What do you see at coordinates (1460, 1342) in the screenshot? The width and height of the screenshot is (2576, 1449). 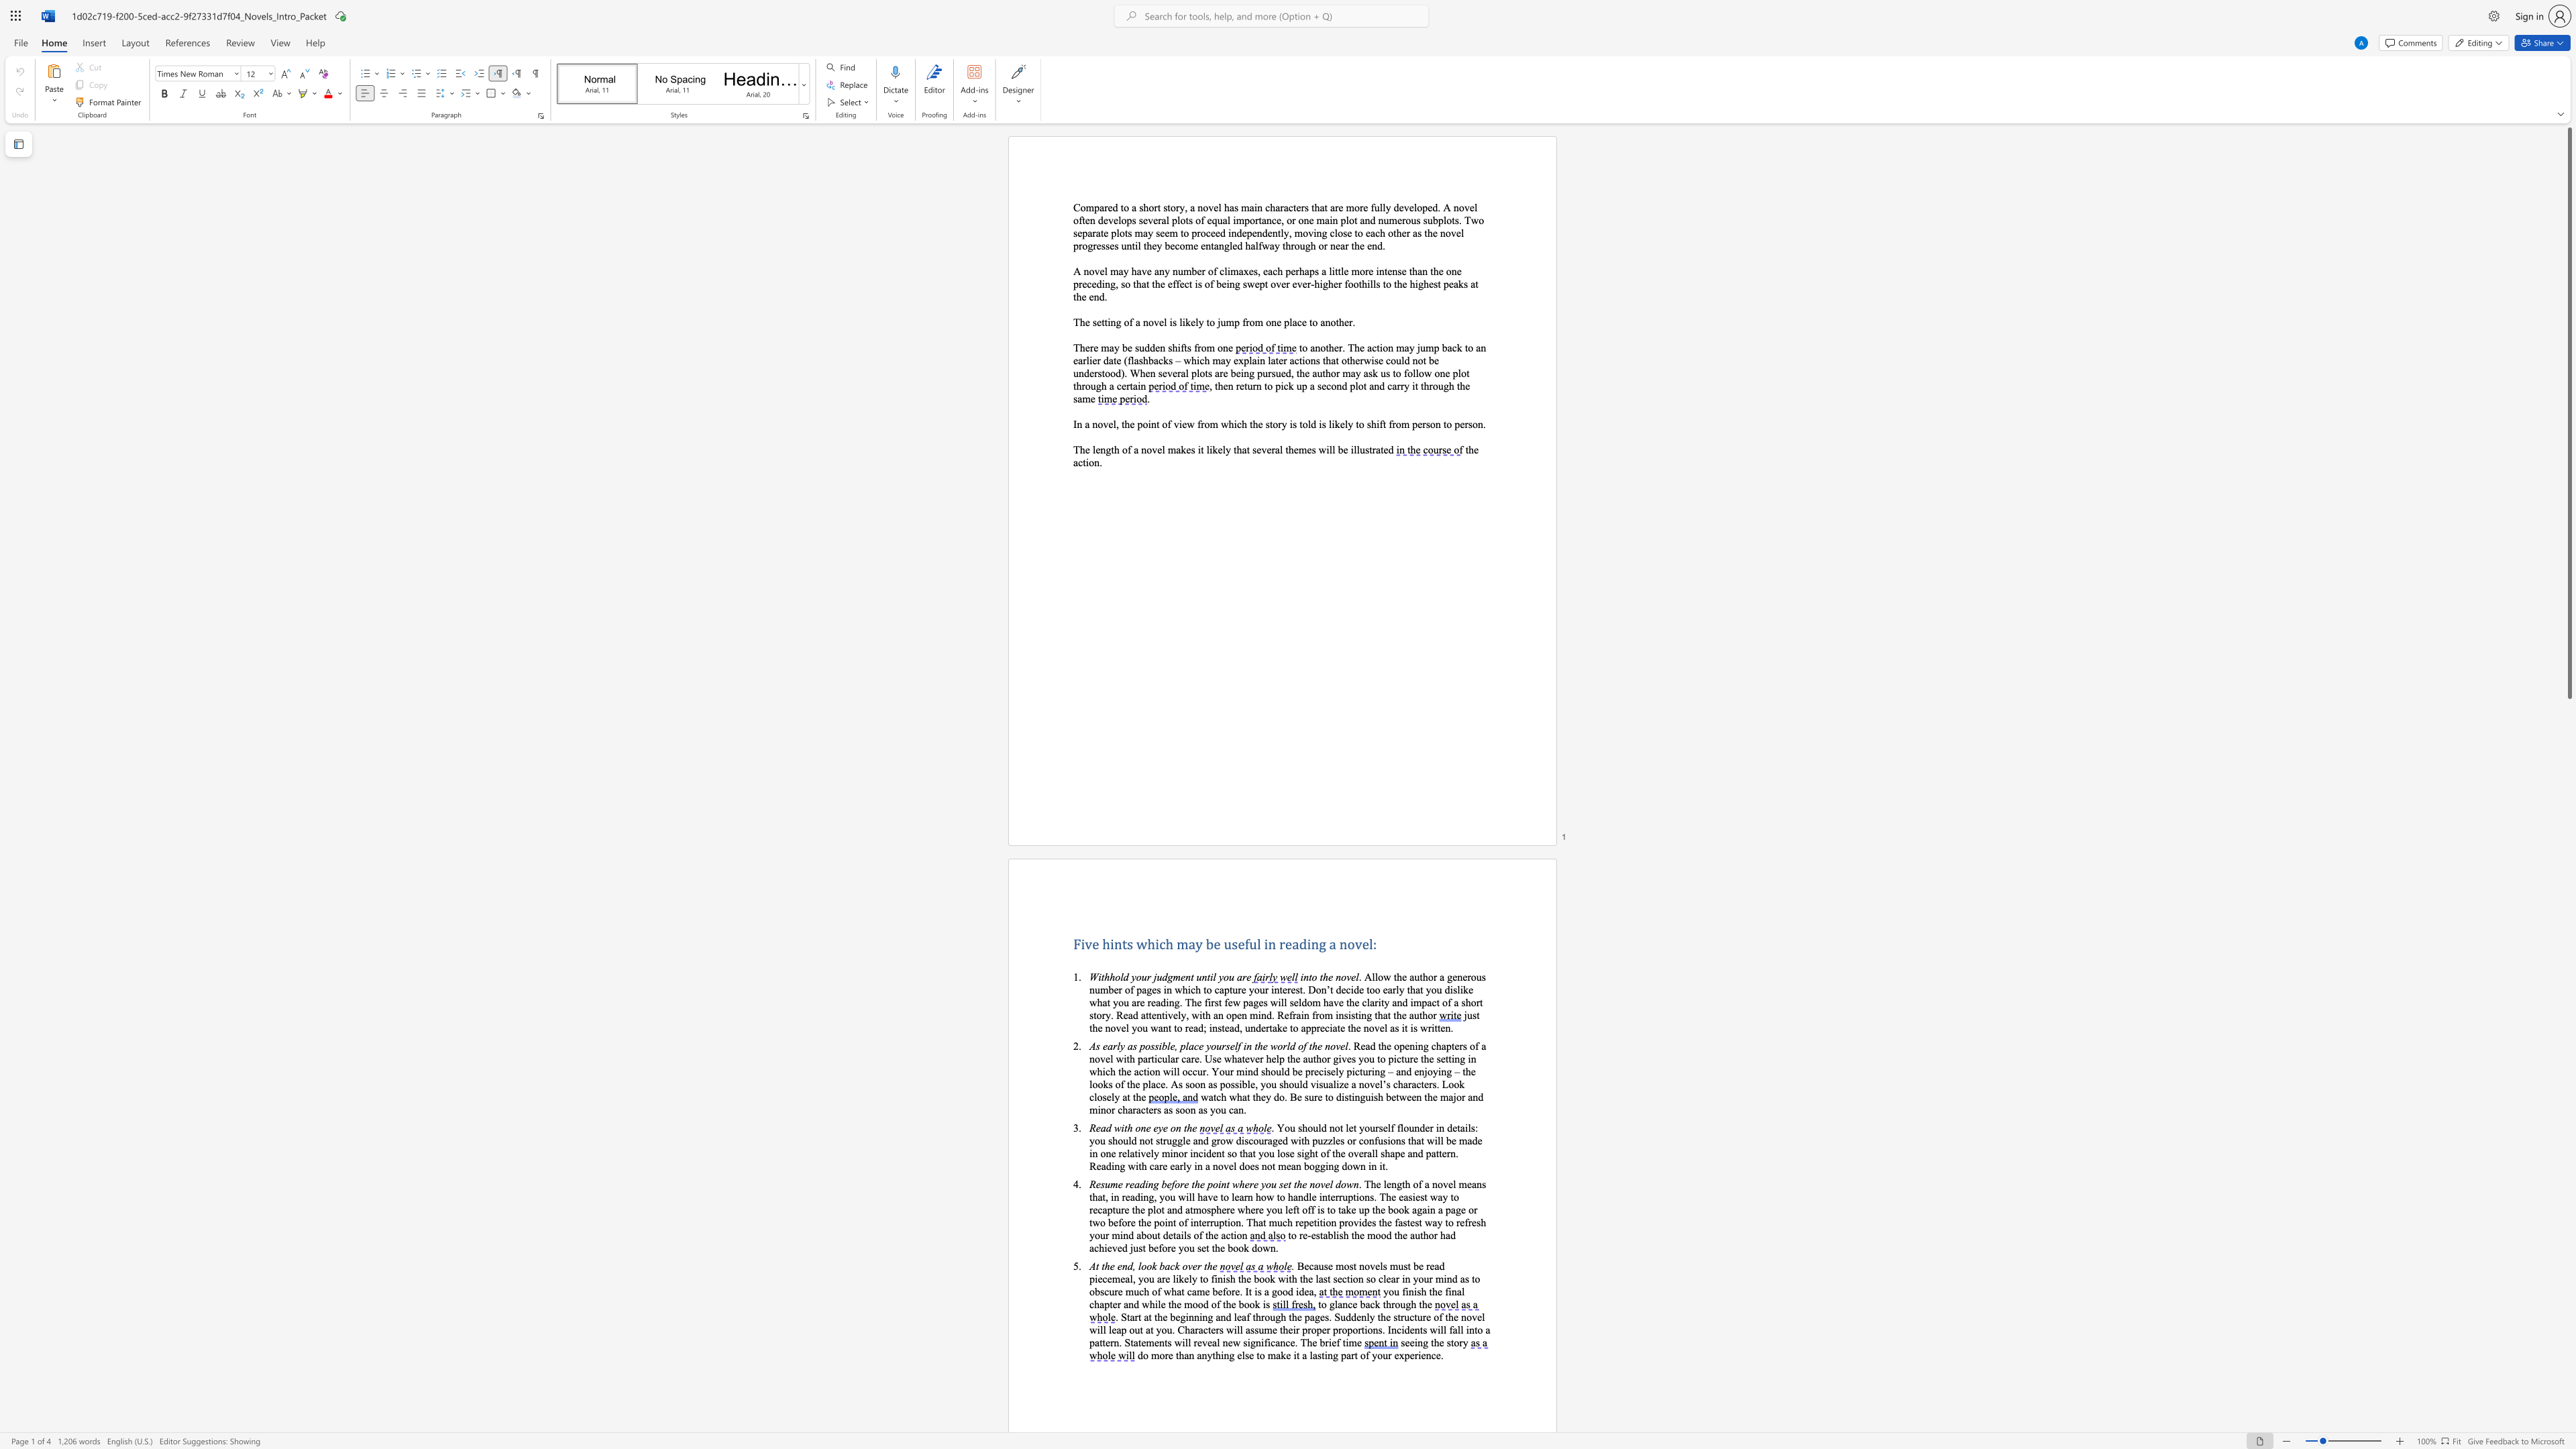 I see `the 1th character "r" in the text` at bounding box center [1460, 1342].